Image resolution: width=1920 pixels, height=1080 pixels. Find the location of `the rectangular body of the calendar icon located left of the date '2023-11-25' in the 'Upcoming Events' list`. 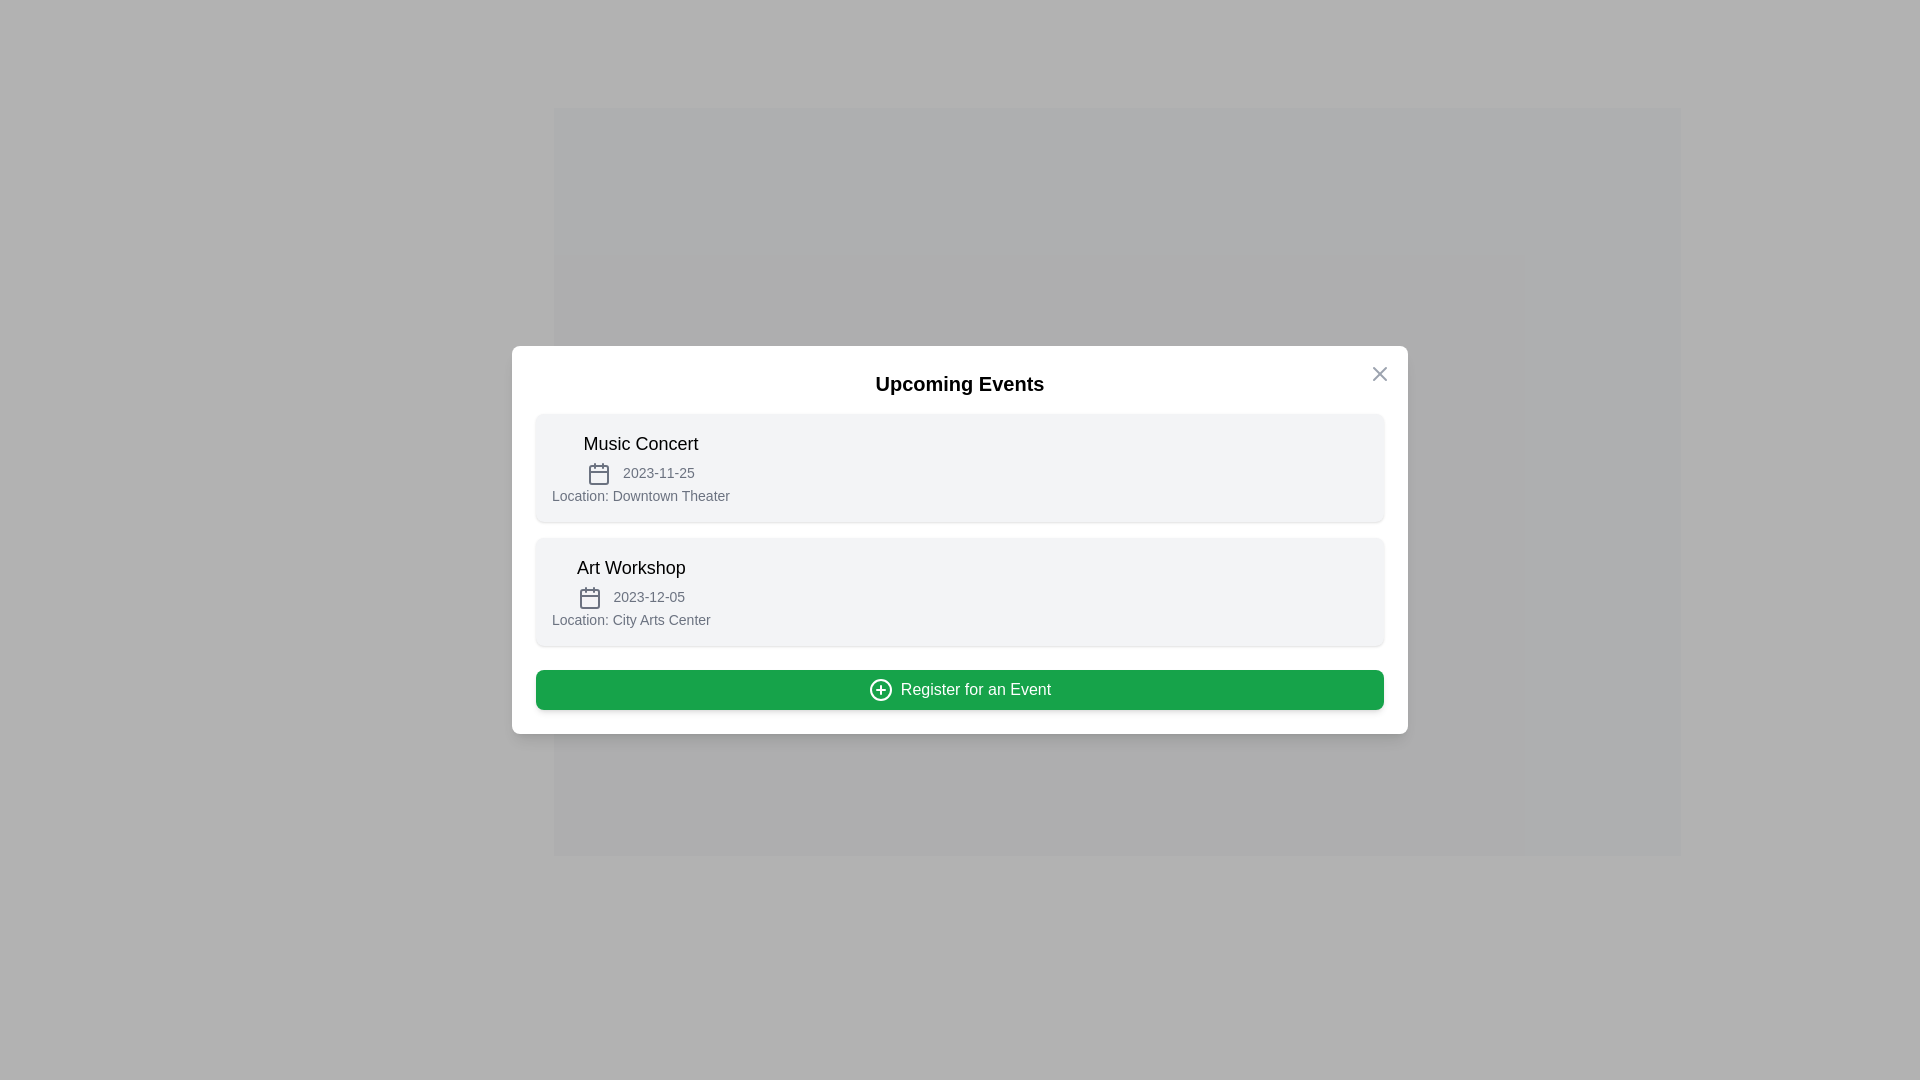

the rectangular body of the calendar icon located left of the date '2023-11-25' in the 'Upcoming Events' list is located at coordinates (598, 474).